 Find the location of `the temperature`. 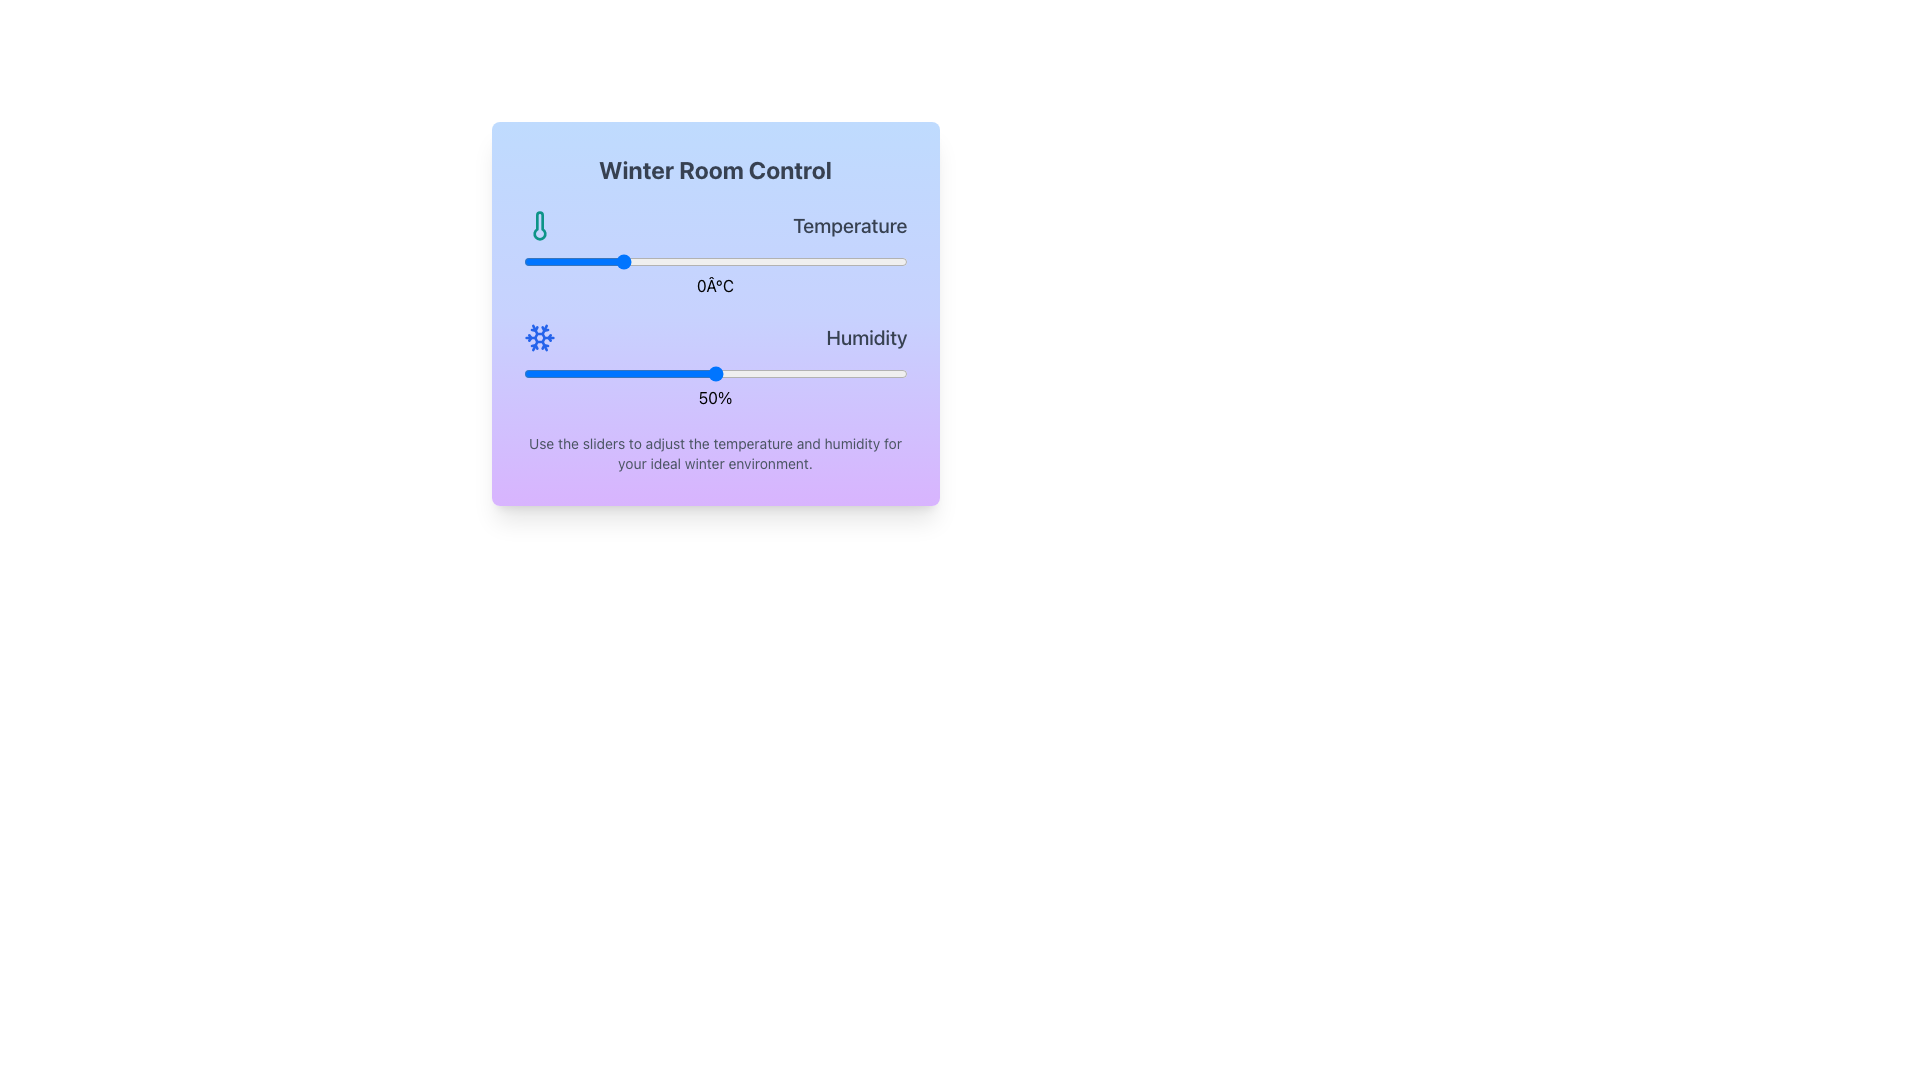

the temperature is located at coordinates (533, 261).